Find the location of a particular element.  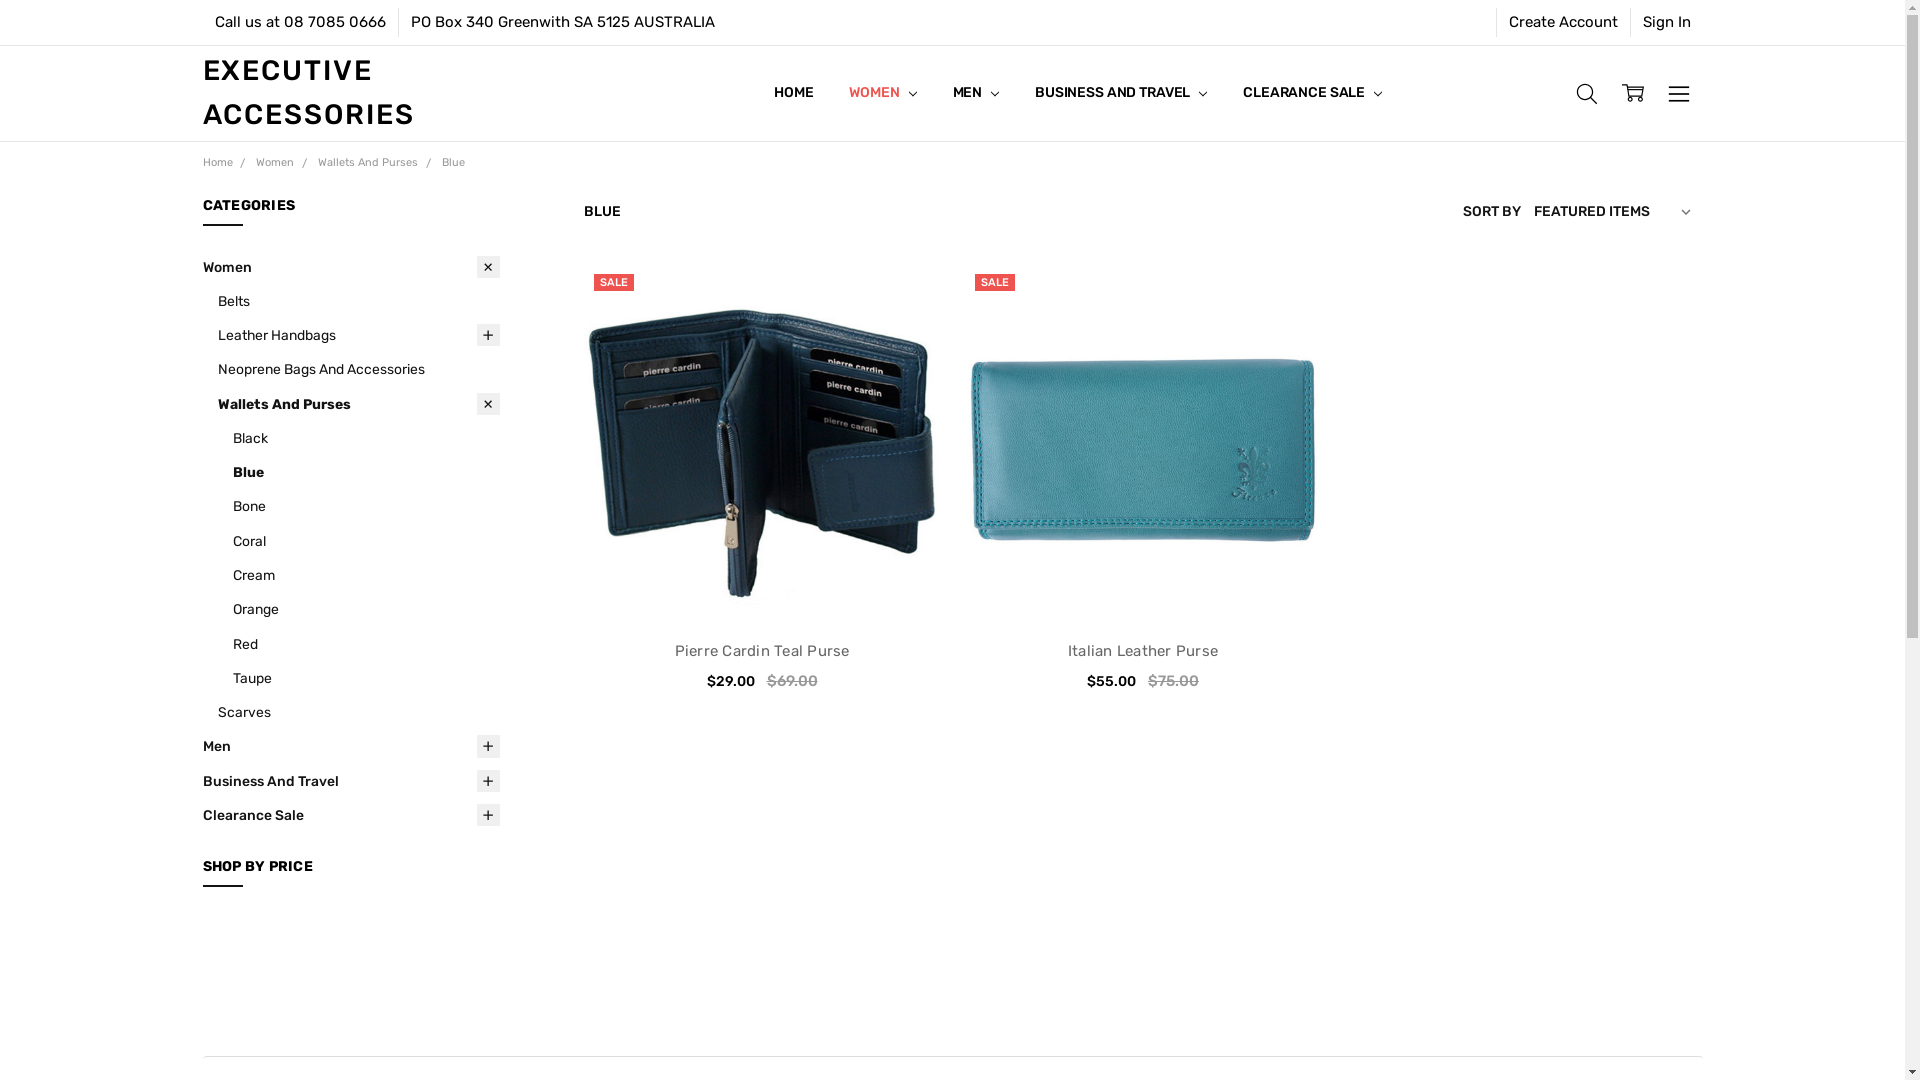

'Teal Pierre Cardin Purse' is located at coordinates (761, 441).